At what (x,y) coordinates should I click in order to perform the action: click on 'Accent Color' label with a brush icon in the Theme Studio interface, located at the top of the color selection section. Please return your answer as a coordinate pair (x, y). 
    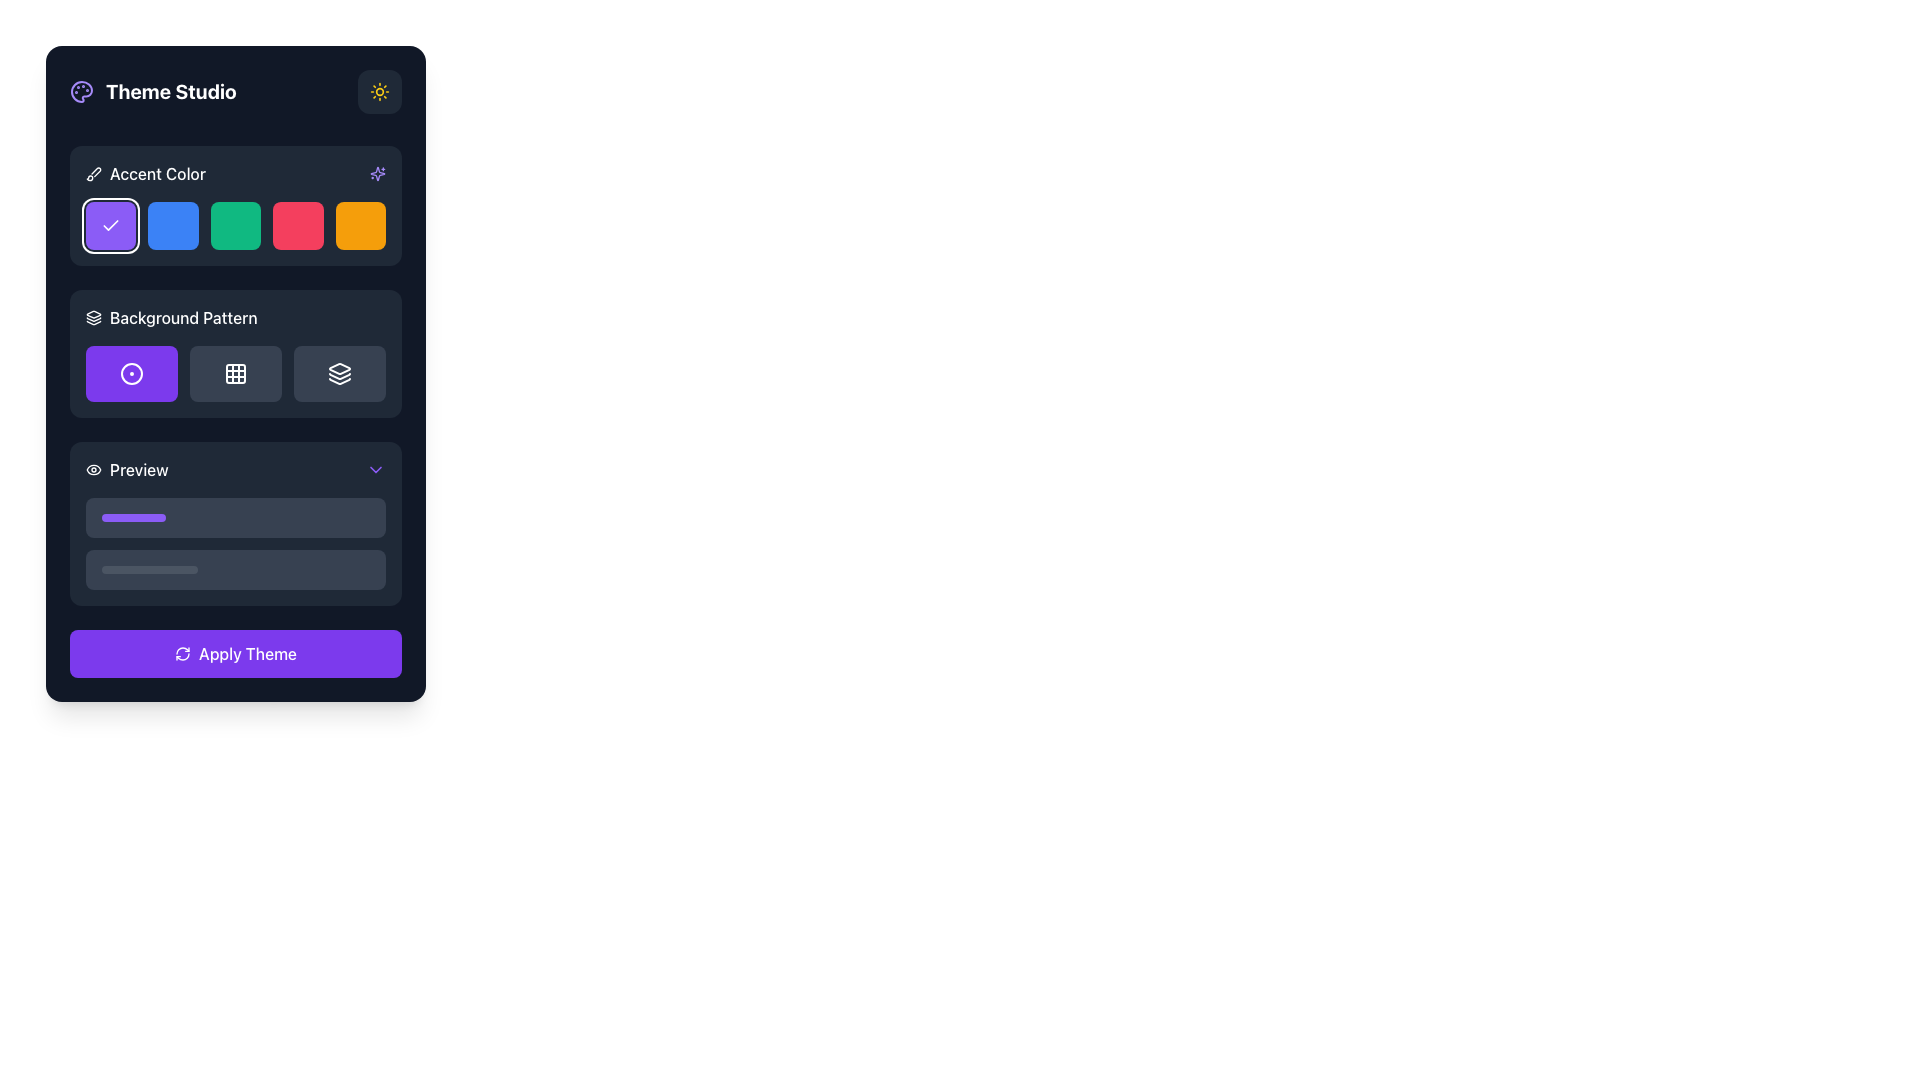
    Looking at the image, I should click on (144, 172).